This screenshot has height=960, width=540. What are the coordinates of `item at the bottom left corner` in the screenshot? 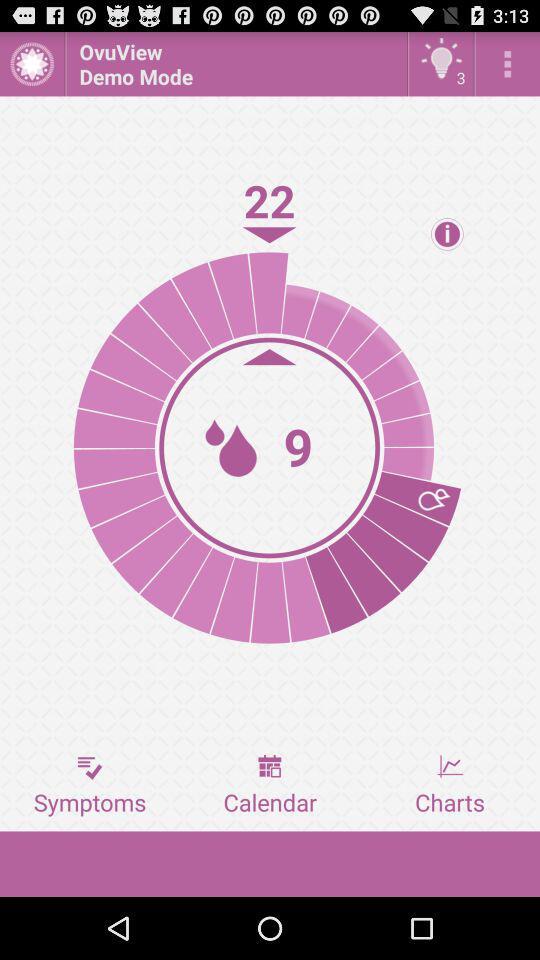 It's located at (89, 785).